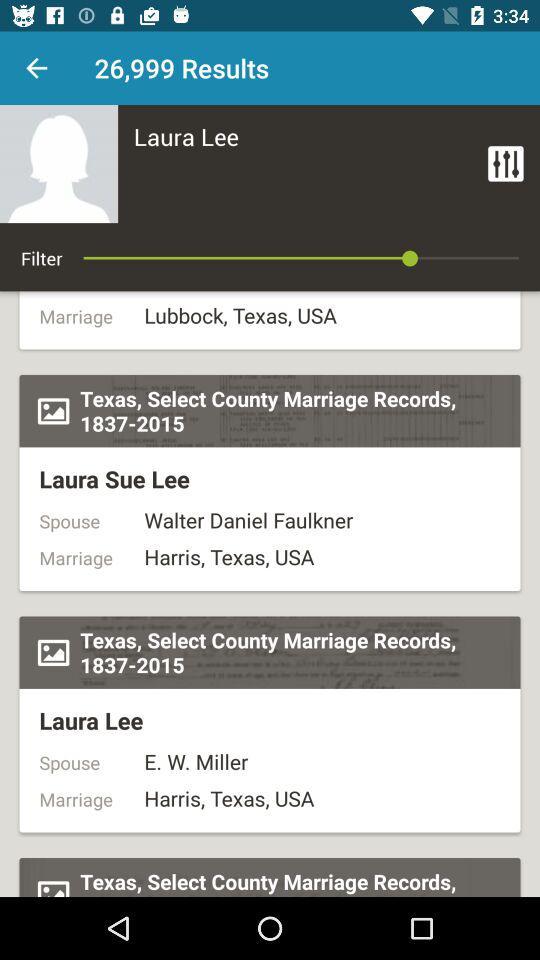 The height and width of the screenshot is (960, 540). What do you see at coordinates (504, 162) in the screenshot?
I see `filtering options` at bounding box center [504, 162].